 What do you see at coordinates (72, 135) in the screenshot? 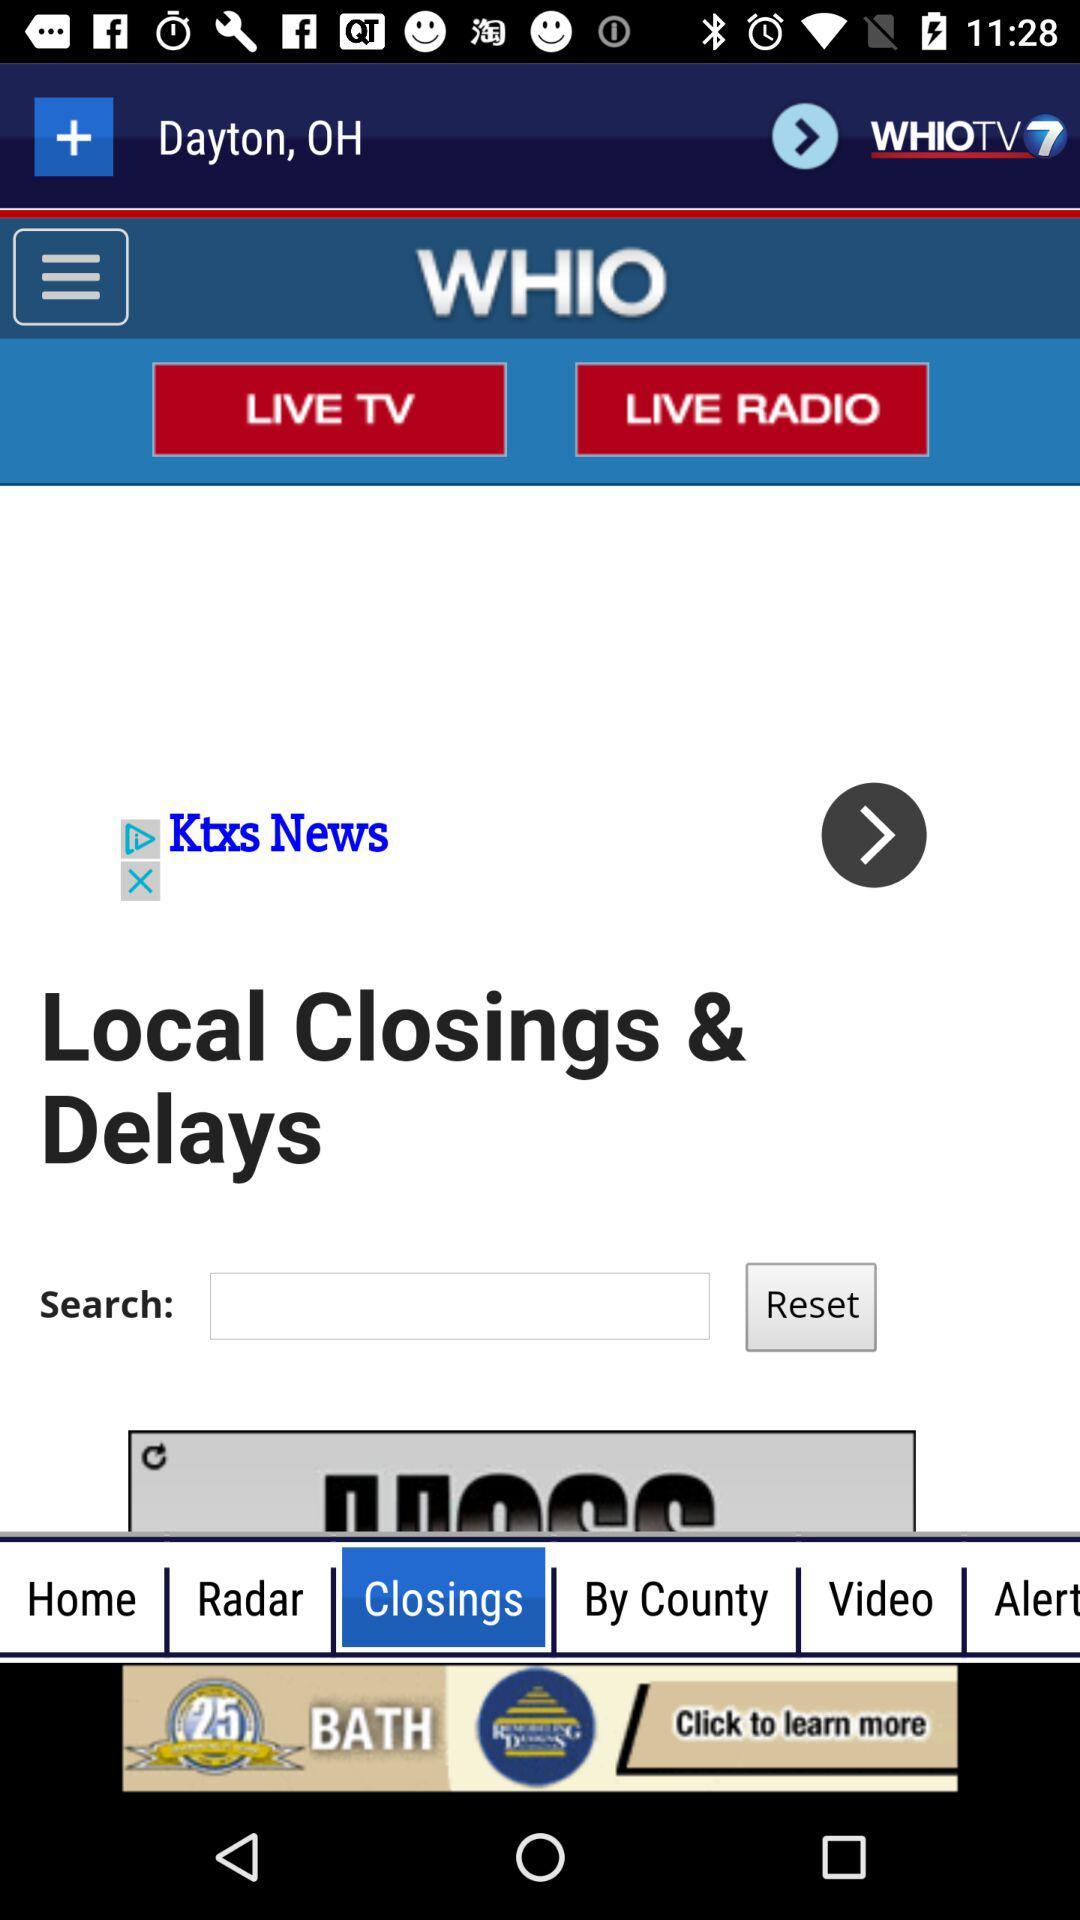
I see `the add icon` at bounding box center [72, 135].